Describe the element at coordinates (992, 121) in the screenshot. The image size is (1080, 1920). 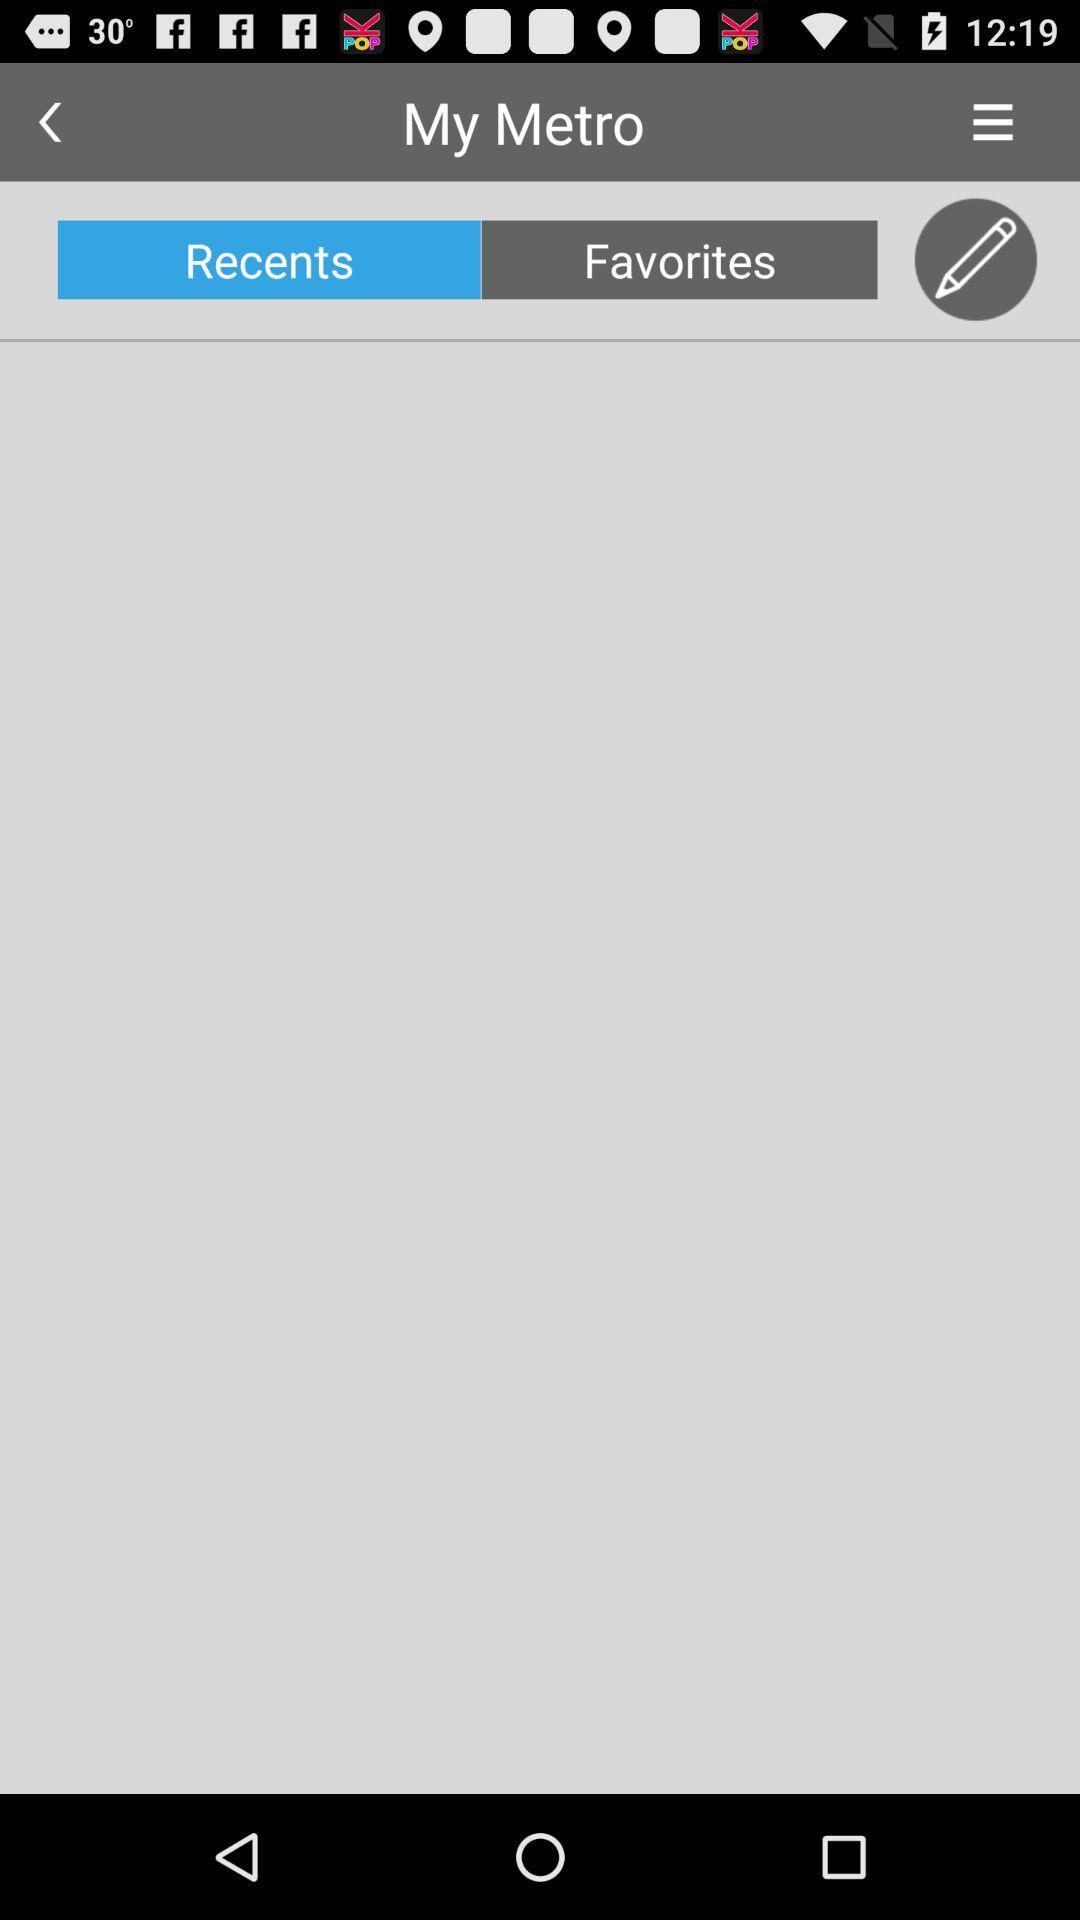
I see `the app to the right of my metro app` at that location.